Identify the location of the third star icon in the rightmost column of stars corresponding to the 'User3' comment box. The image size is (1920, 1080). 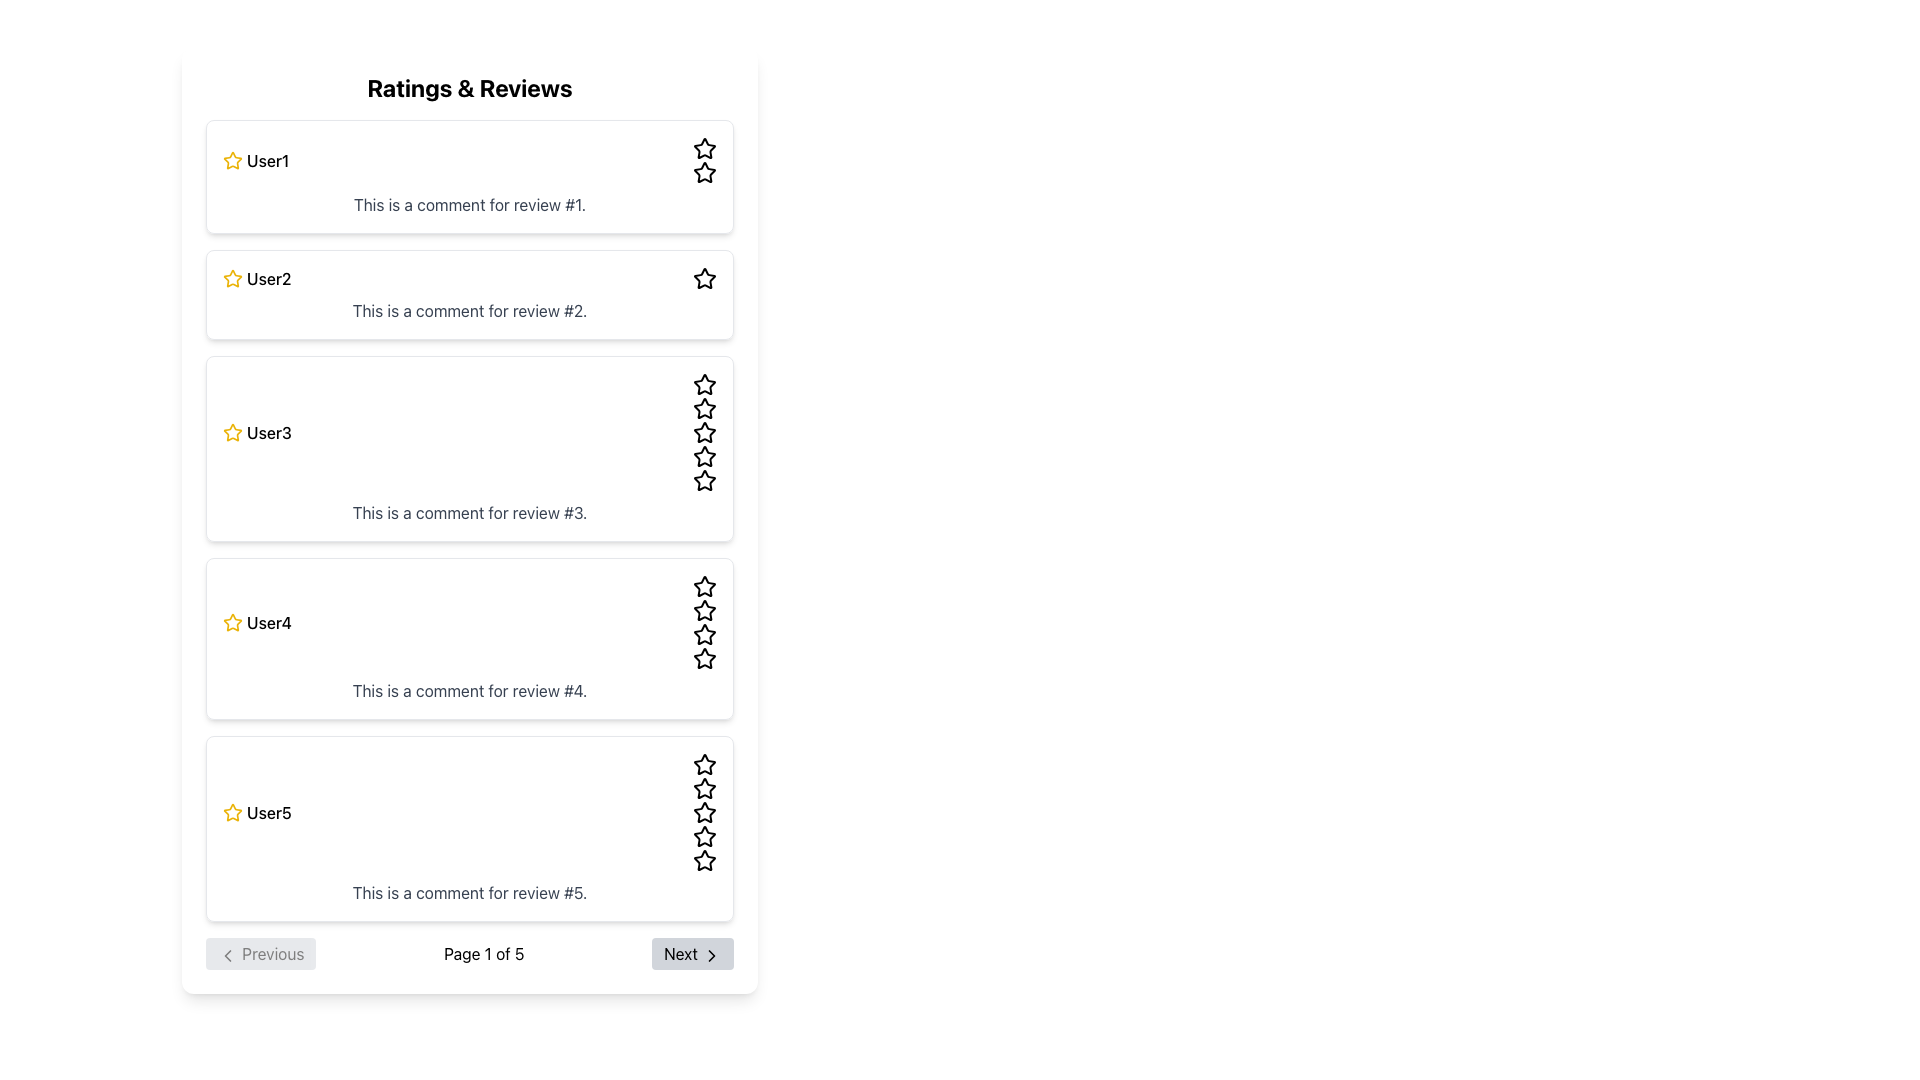
(705, 407).